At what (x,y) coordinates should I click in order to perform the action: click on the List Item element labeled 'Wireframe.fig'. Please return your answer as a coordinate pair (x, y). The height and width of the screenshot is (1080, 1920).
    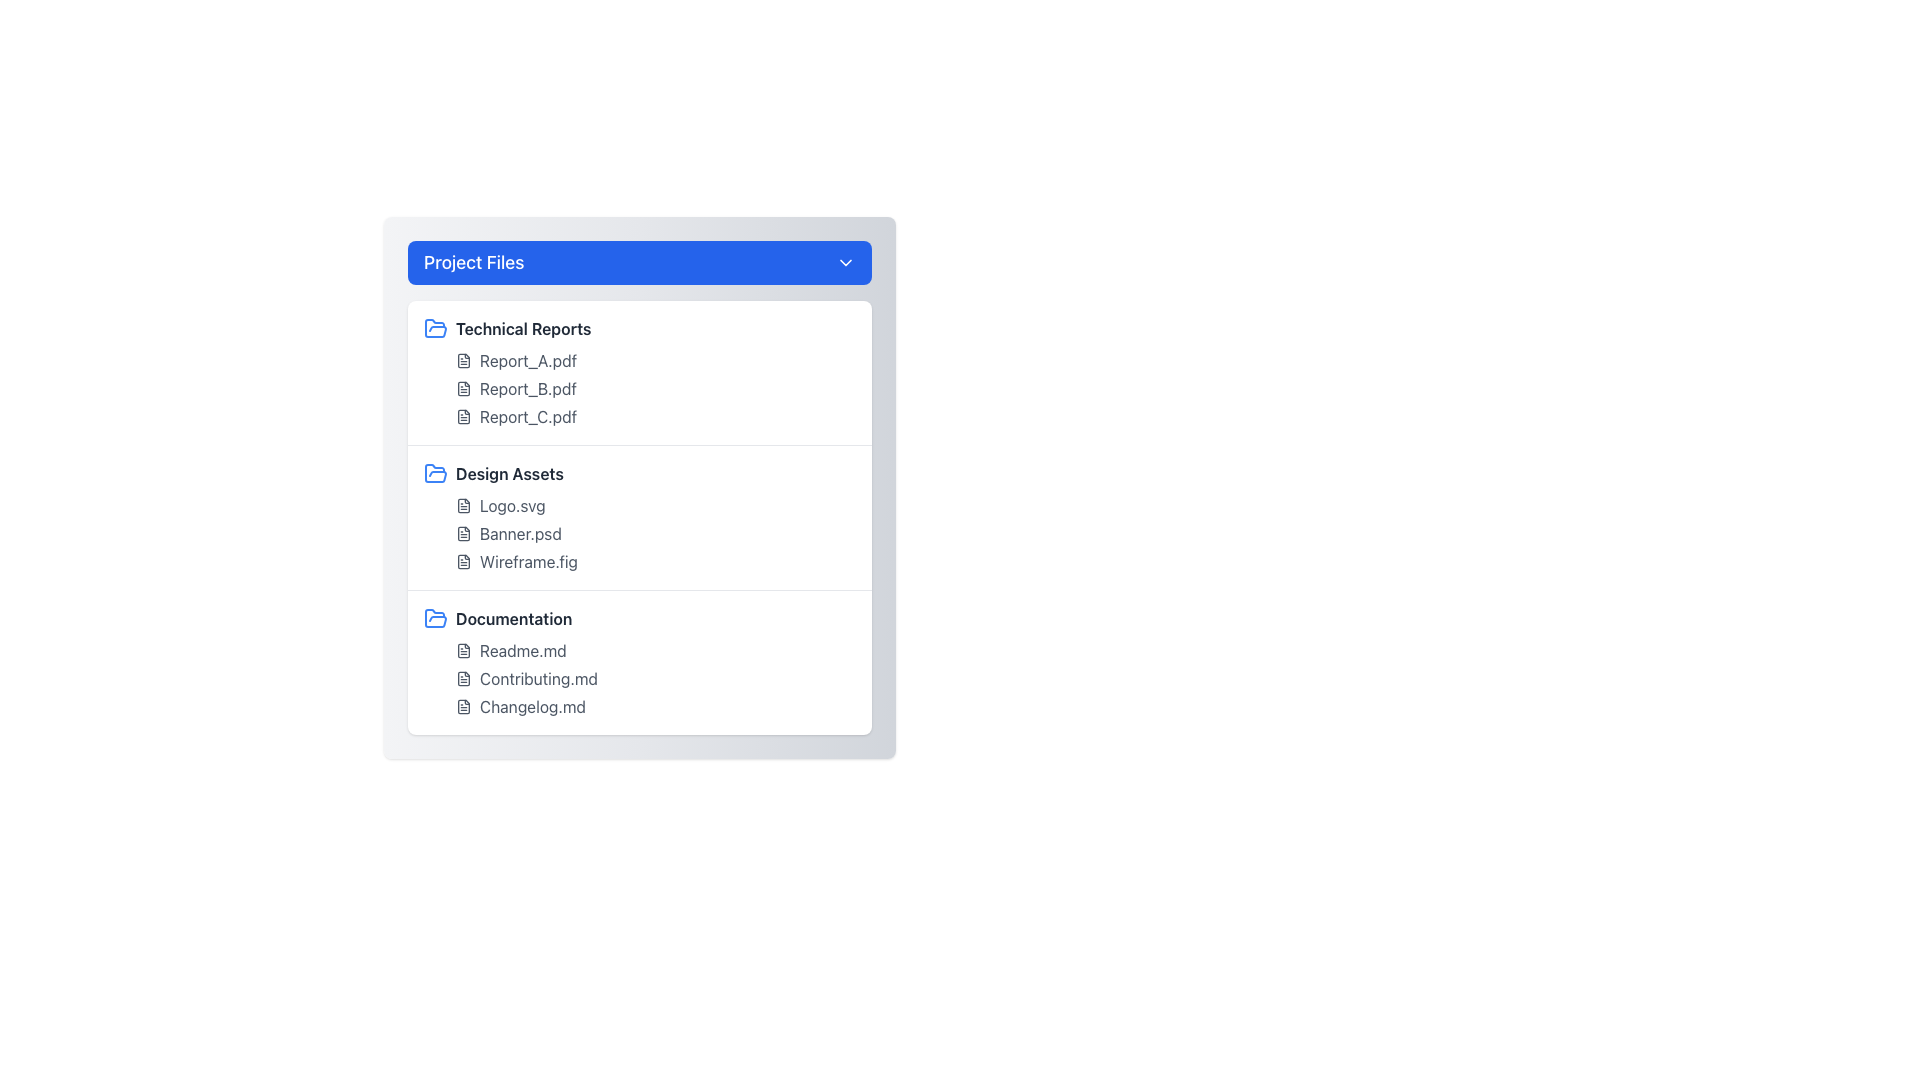
    Looking at the image, I should click on (656, 562).